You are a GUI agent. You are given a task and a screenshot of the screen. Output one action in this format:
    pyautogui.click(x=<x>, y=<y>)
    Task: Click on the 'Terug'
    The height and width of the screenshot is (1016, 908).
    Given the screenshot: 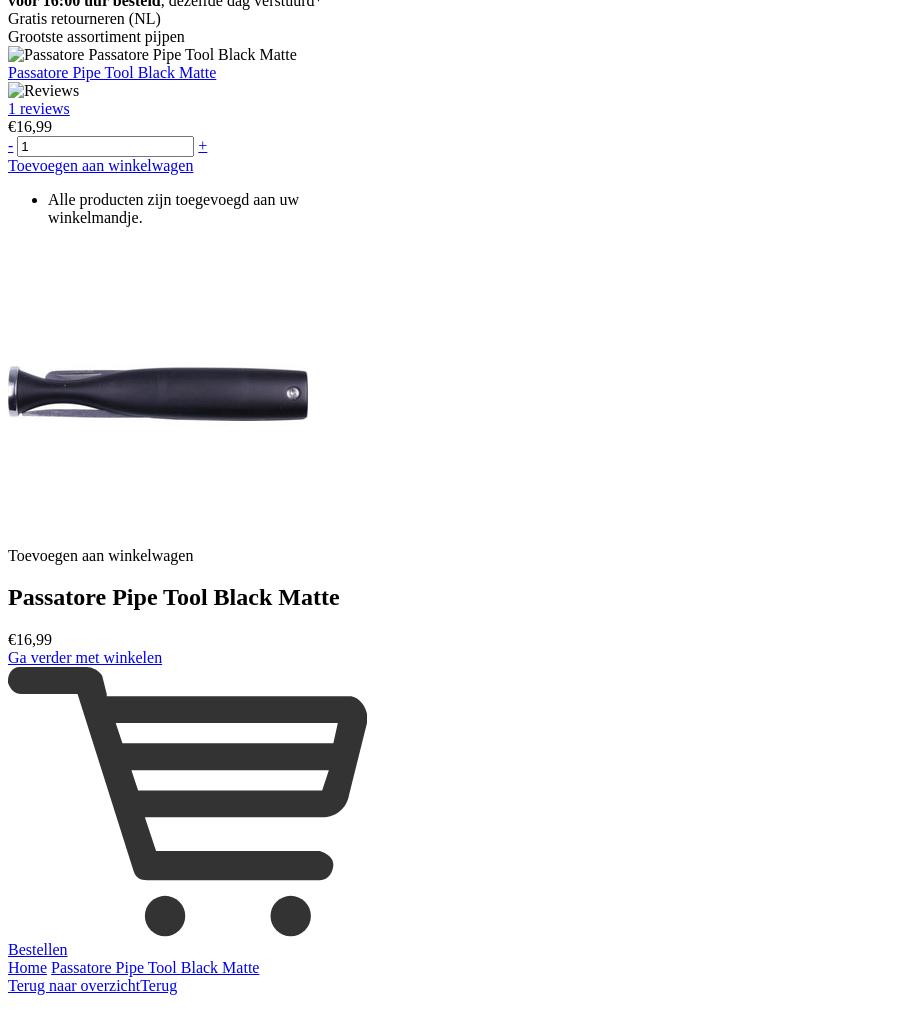 What is the action you would take?
    pyautogui.click(x=140, y=984)
    